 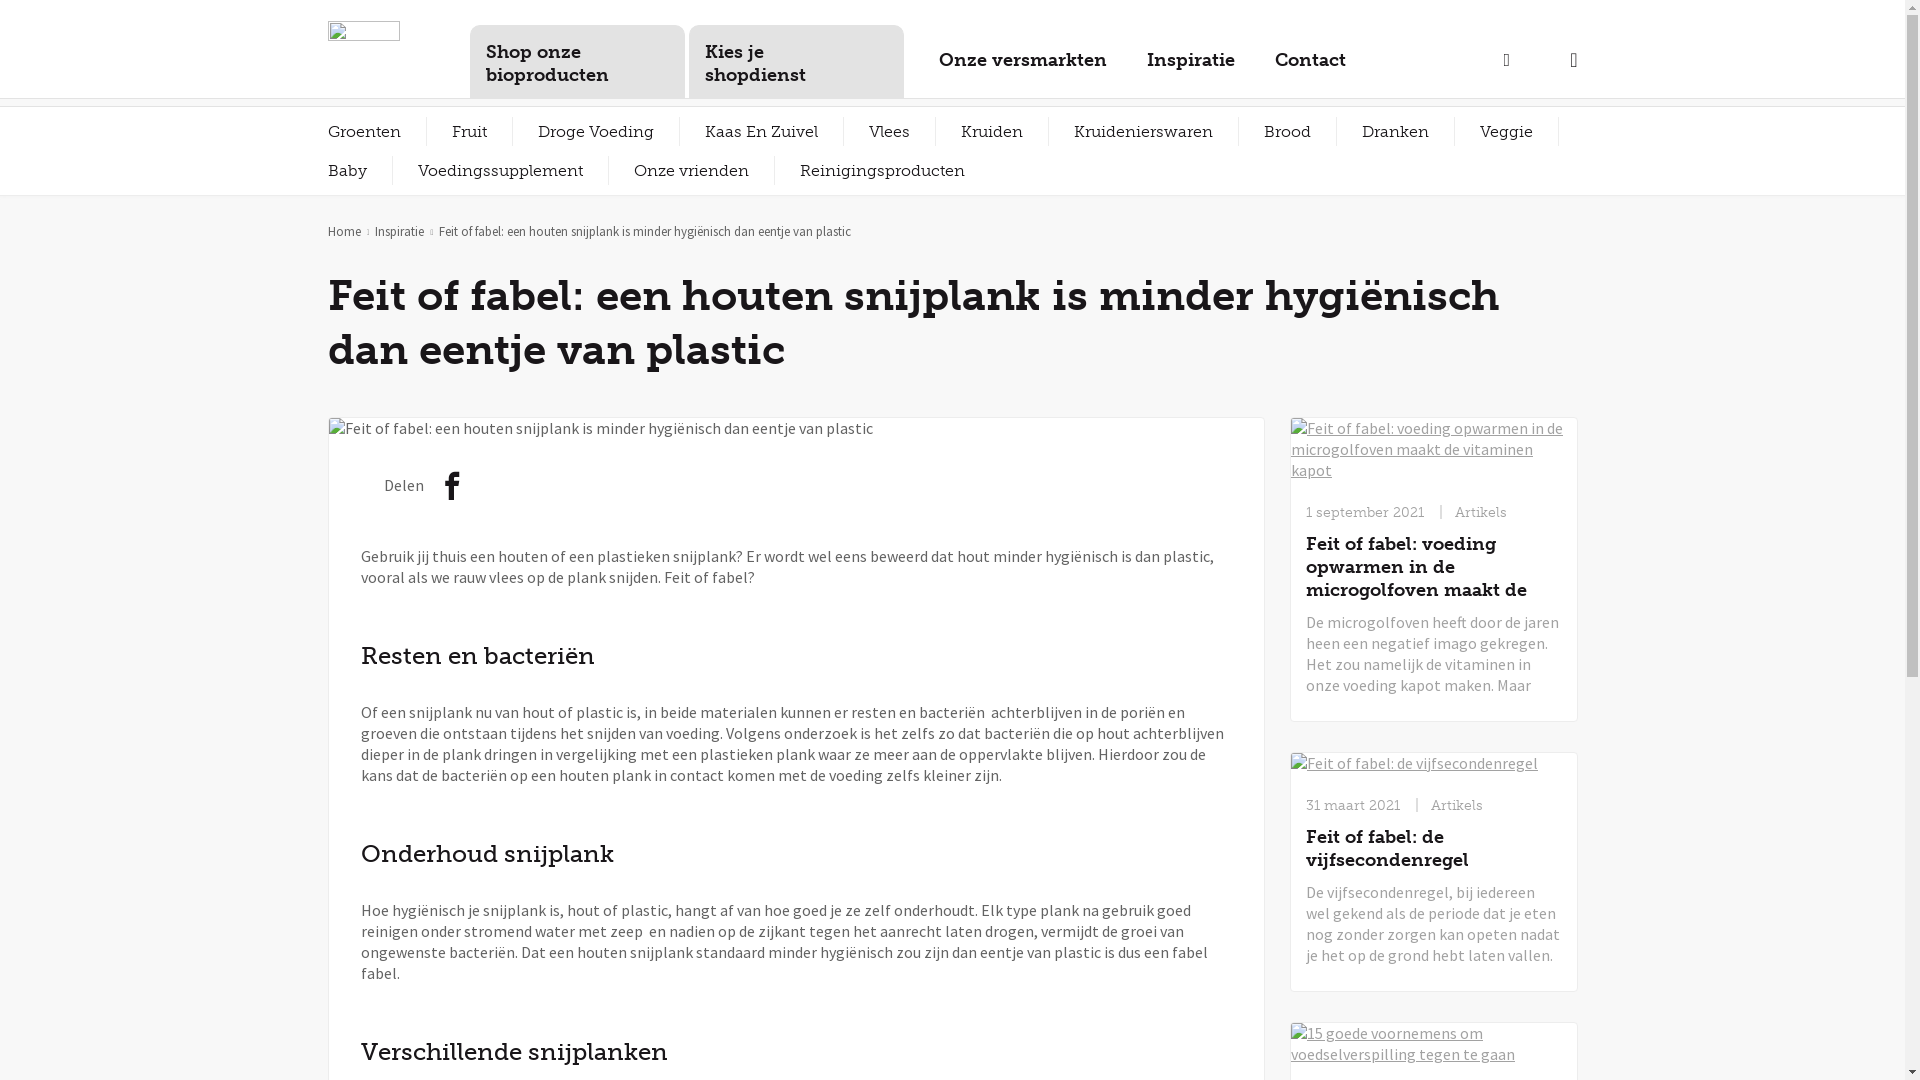 What do you see at coordinates (399, 230) in the screenshot?
I see `'Inspiratie'` at bounding box center [399, 230].